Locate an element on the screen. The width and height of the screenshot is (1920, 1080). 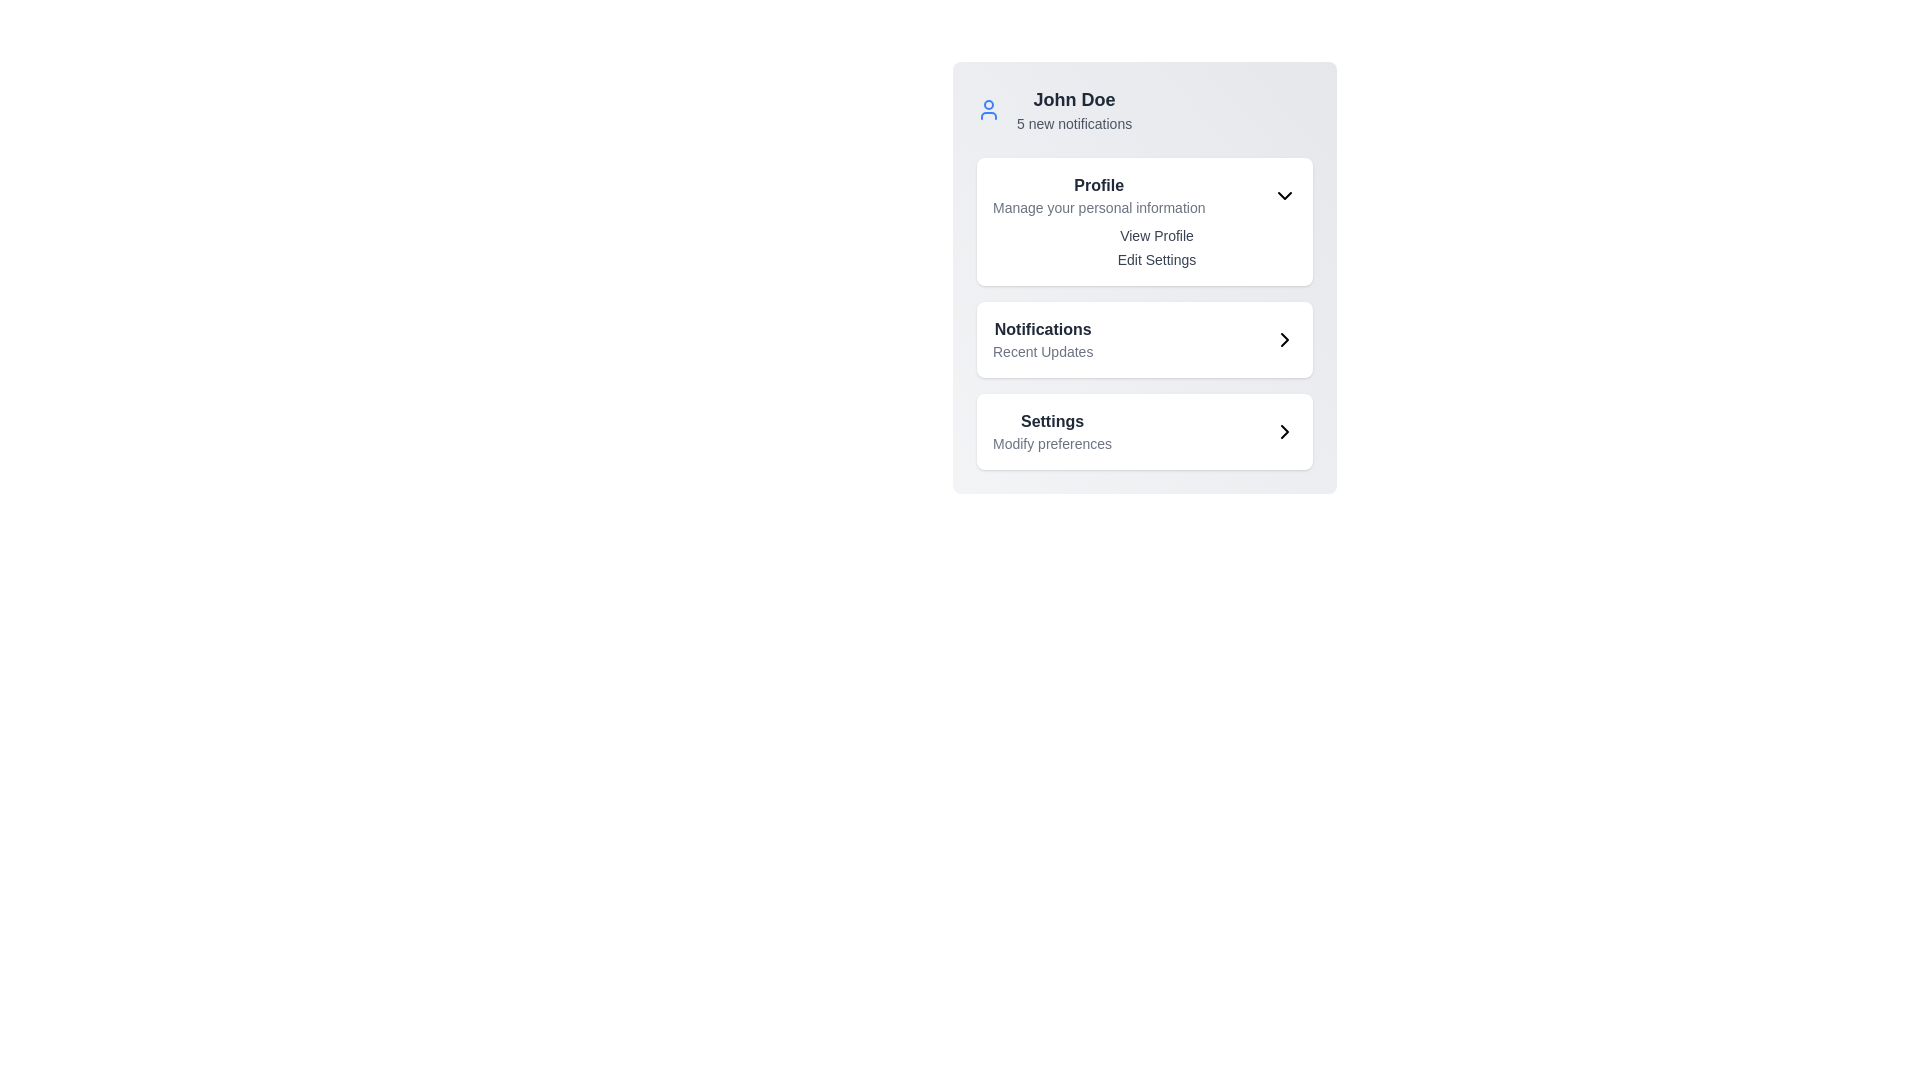
the 'Notifications' navigation menu item element using tab navigation is located at coordinates (1042, 338).